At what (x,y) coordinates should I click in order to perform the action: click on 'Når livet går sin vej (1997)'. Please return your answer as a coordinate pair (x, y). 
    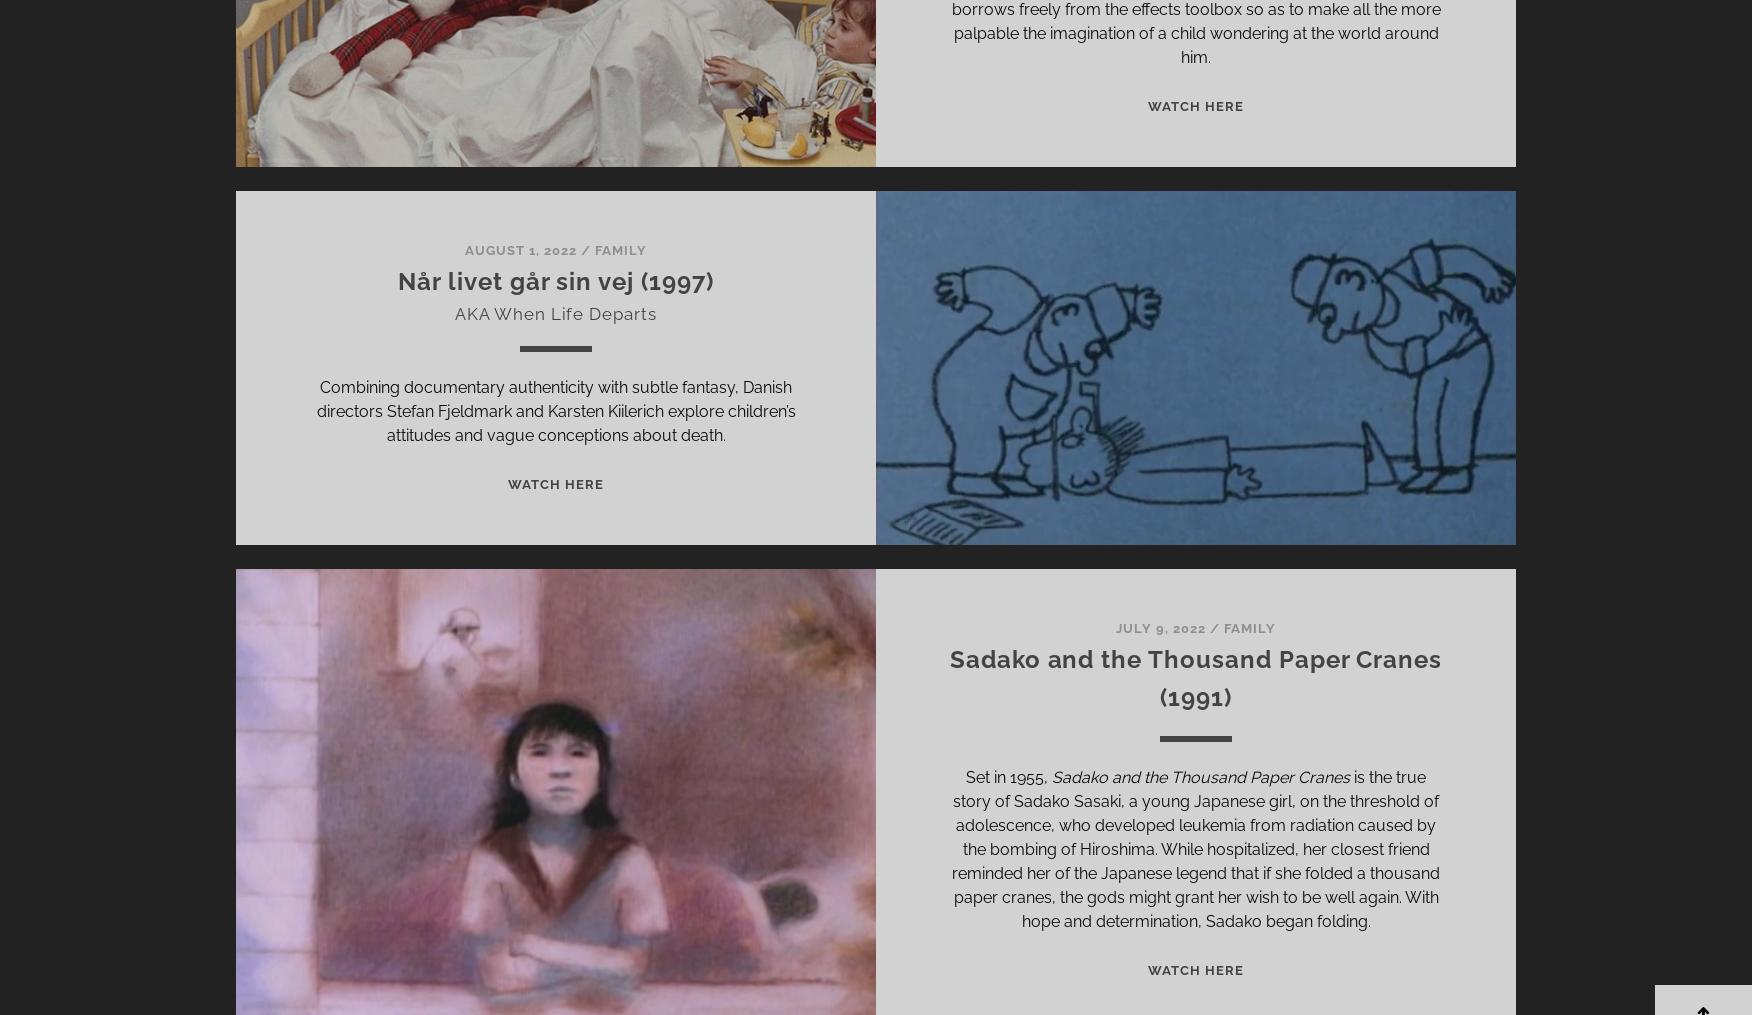
    Looking at the image, I should click on (554, 281).